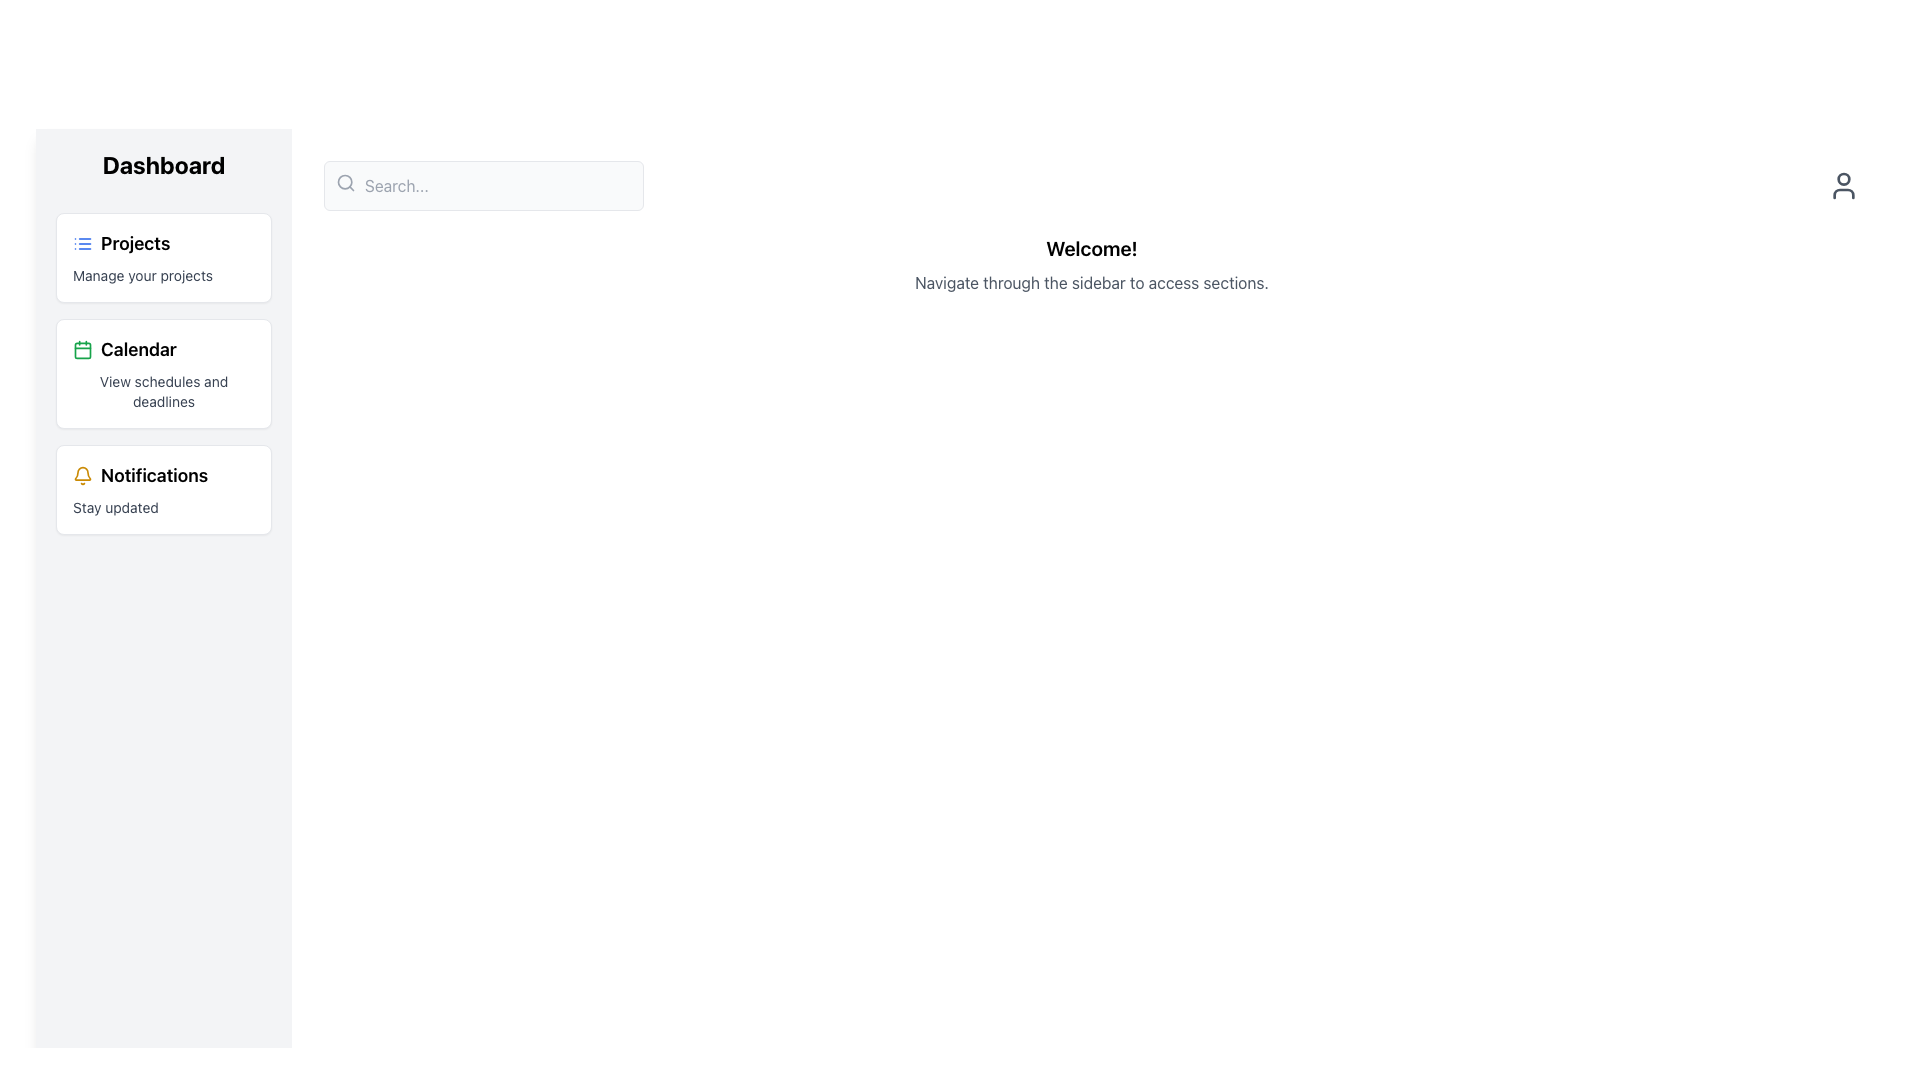 This screenshot has height=1080, width=1920. I want to click on the search icon located, so click(345, 182).